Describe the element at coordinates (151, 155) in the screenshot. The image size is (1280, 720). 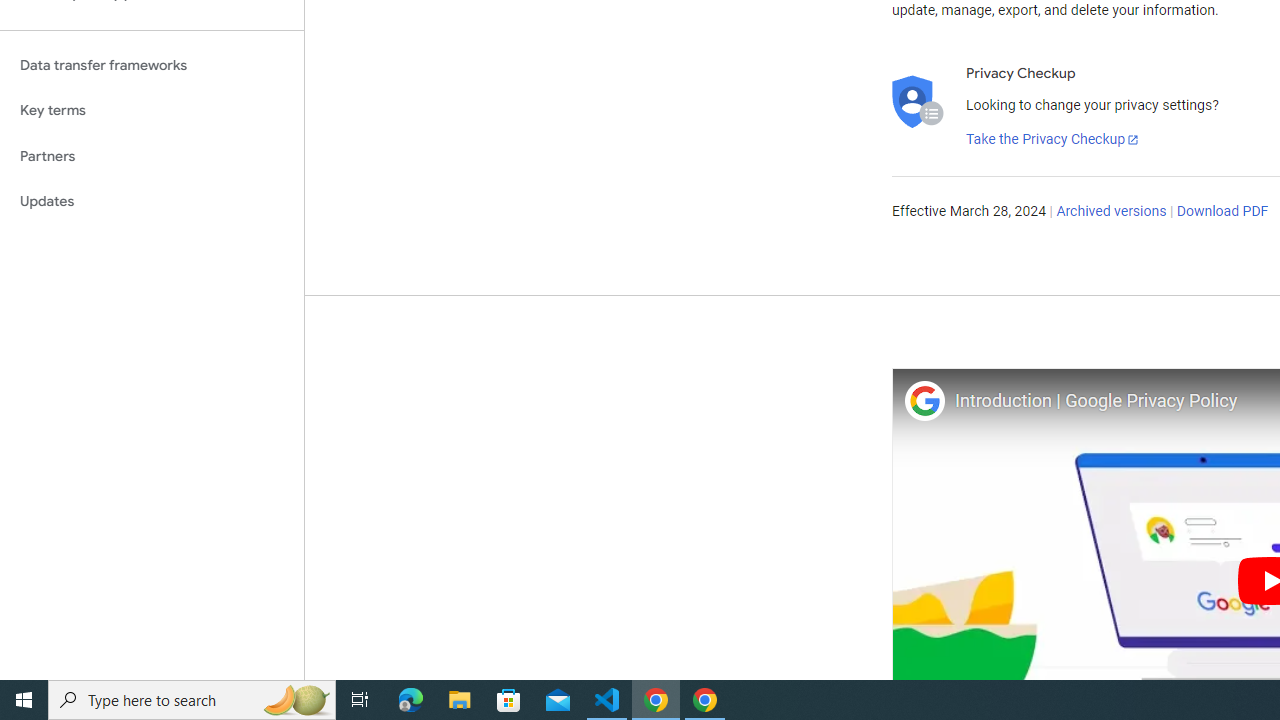
I see `'Partners'` at that location.